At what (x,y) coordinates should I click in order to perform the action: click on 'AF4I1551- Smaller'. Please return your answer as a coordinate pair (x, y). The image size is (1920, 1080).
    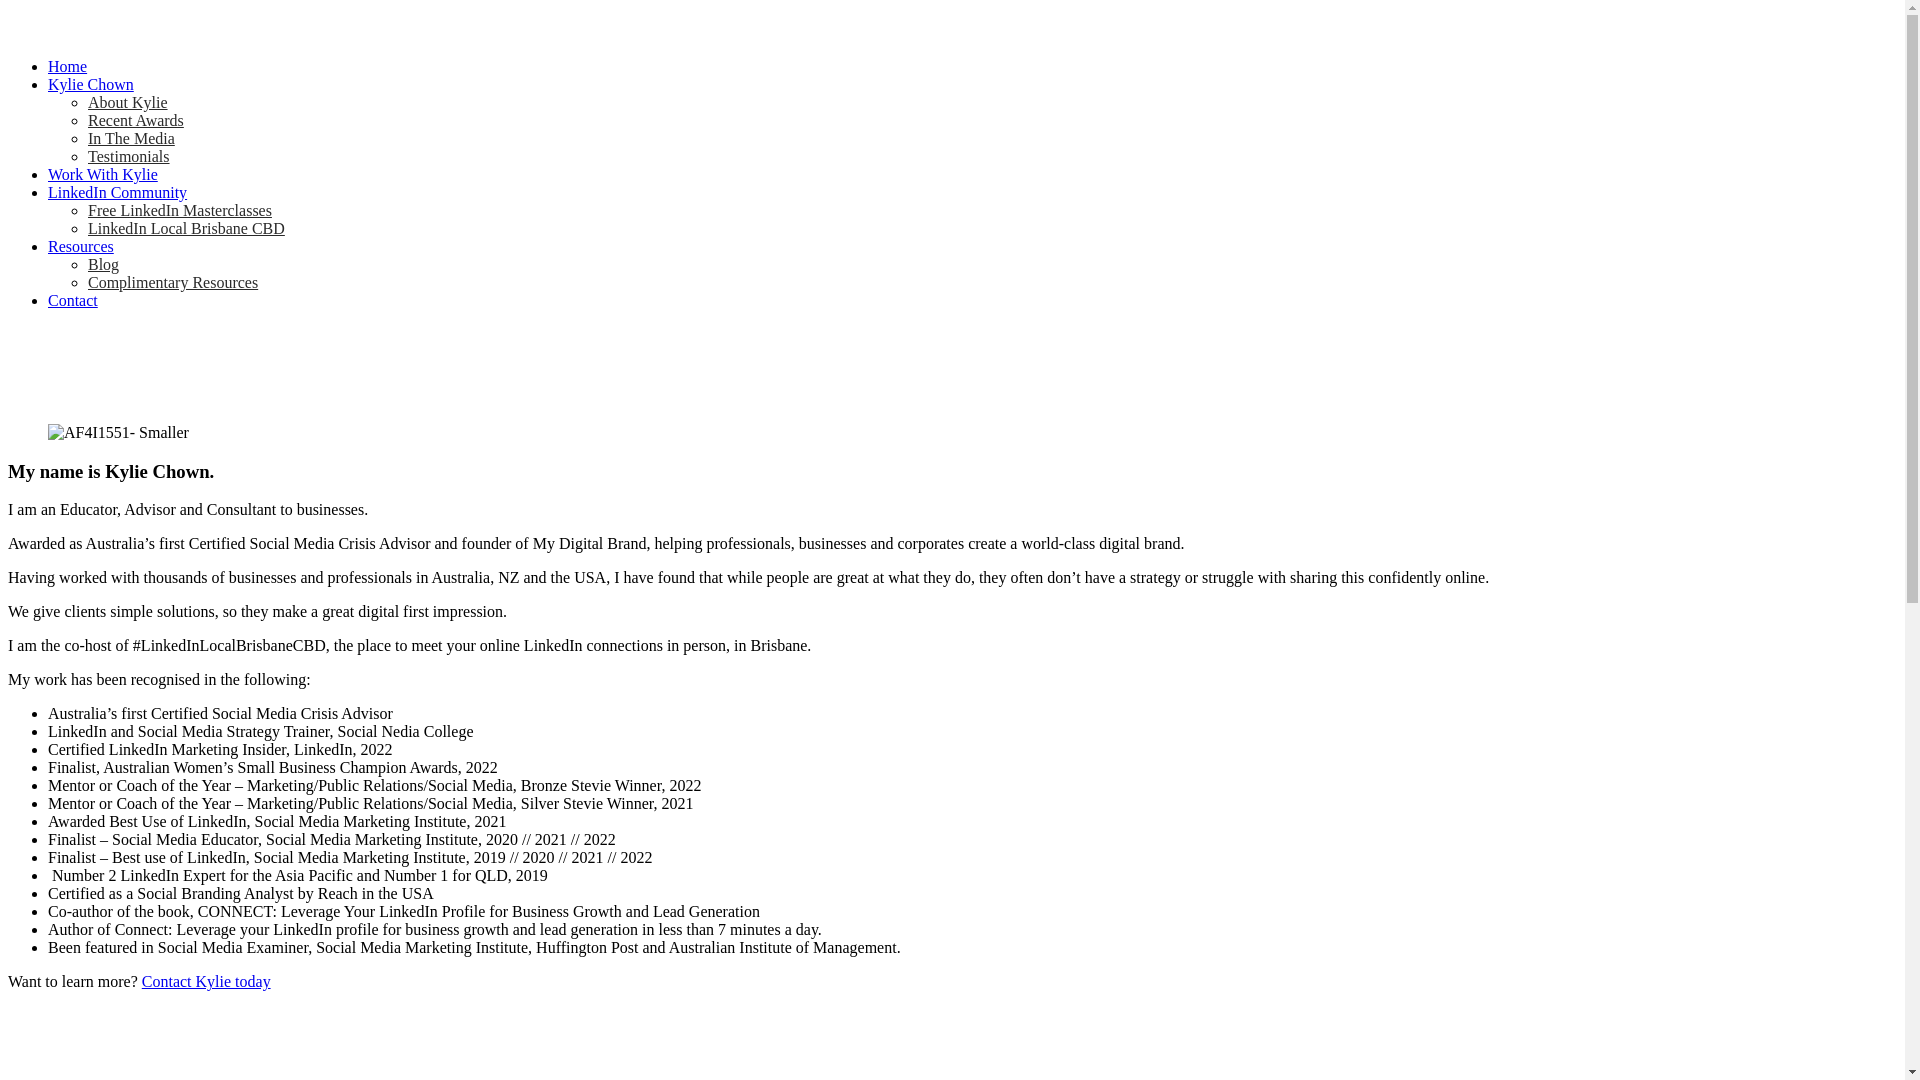
    Looking at the image, I should click on (117, 431).